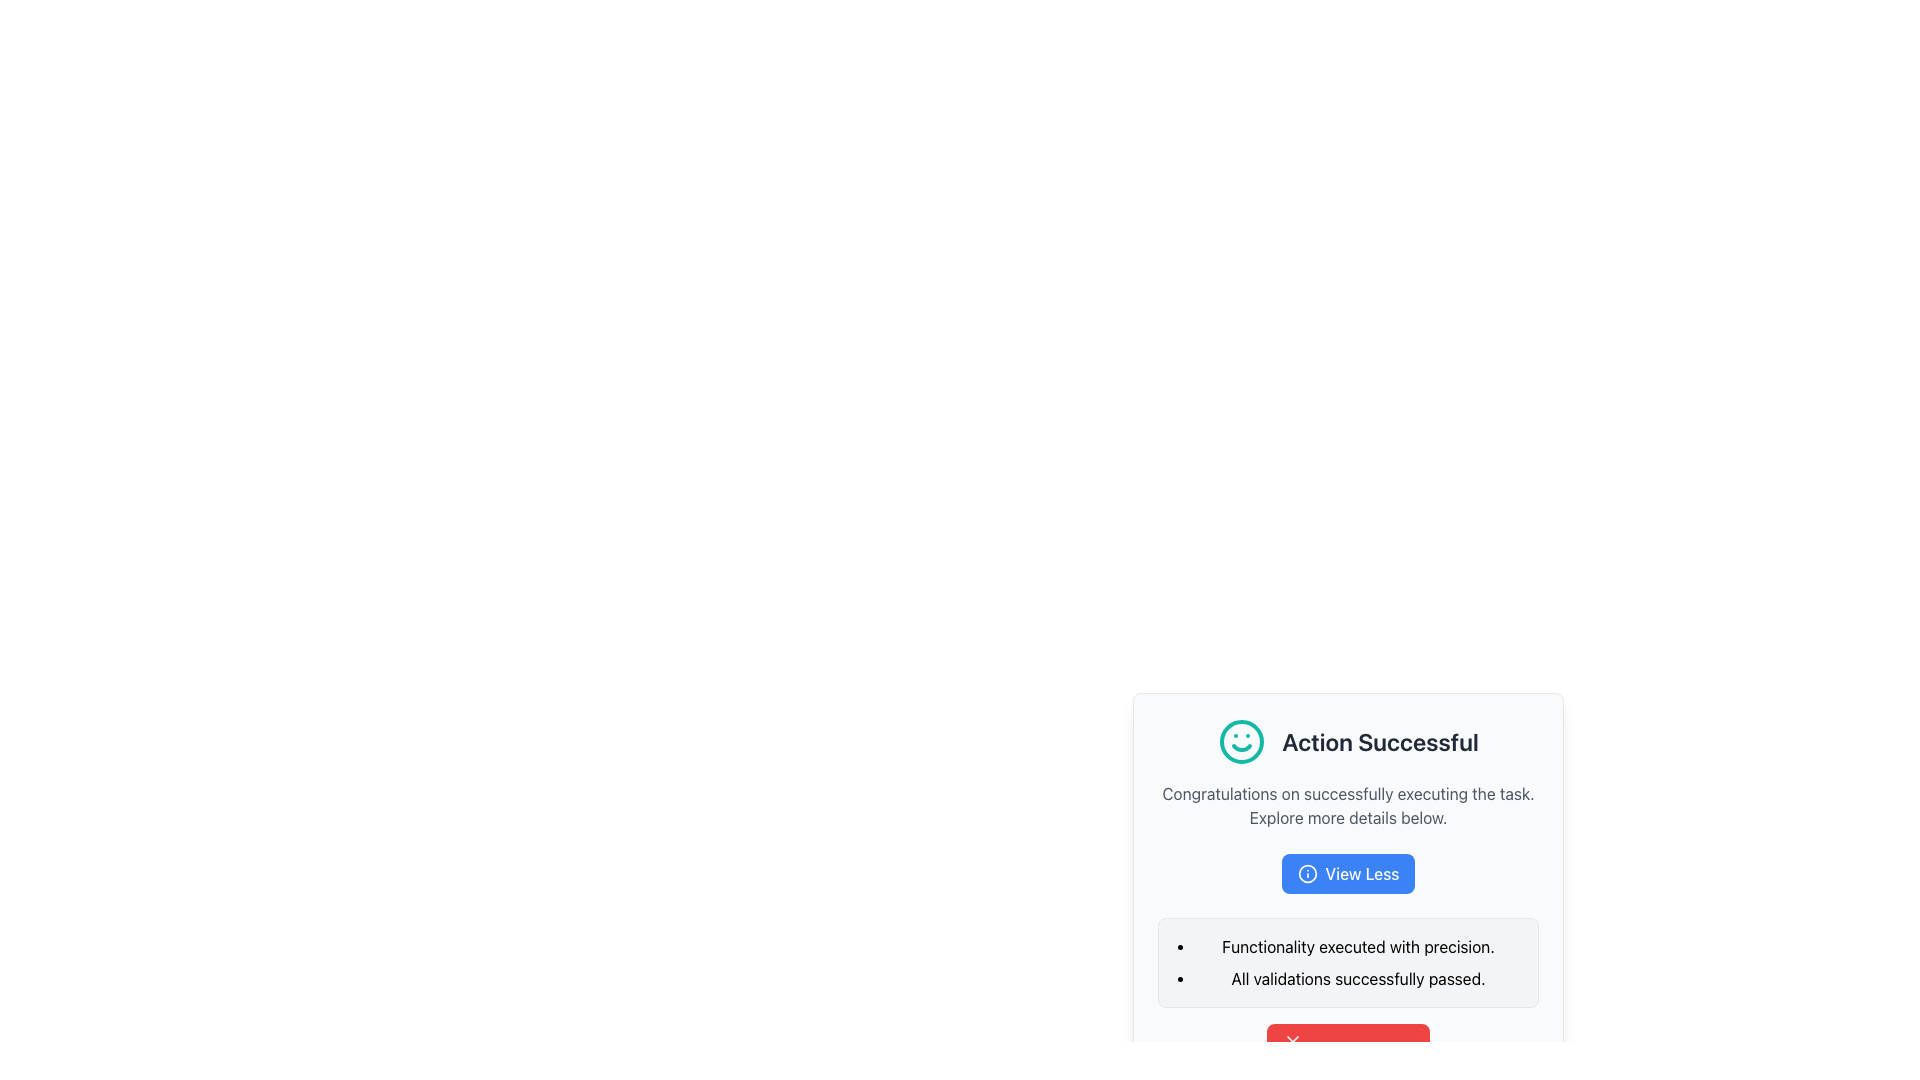 The height and width of the screenshot is (1080, 1920). I want to click on the collapse button located below the descriptive text and above the styled message box, so click(1348, 873).